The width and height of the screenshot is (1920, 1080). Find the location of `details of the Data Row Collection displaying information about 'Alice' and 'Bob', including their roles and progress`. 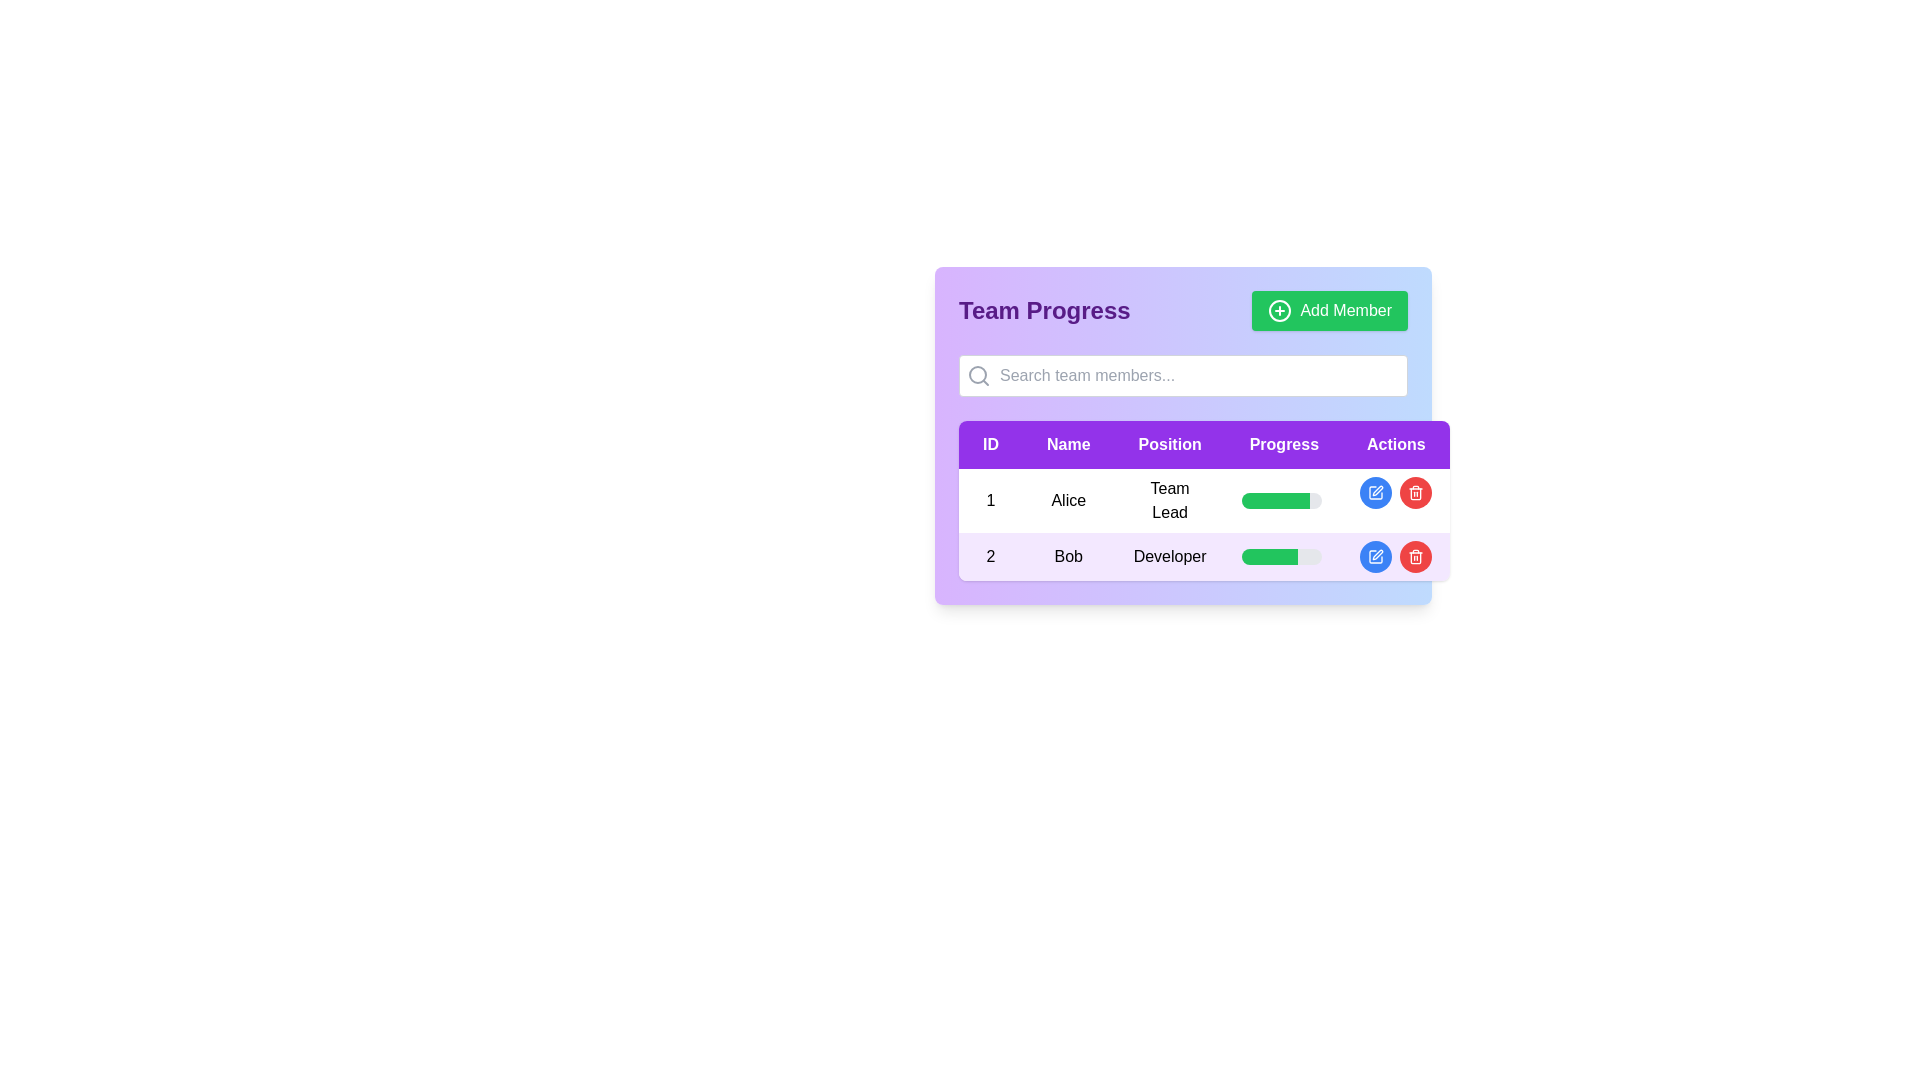

details of the Data Row Collection displaying information about 'Alice' and 'Bob', including their roles and progress is located at coordinates (1203, 523).